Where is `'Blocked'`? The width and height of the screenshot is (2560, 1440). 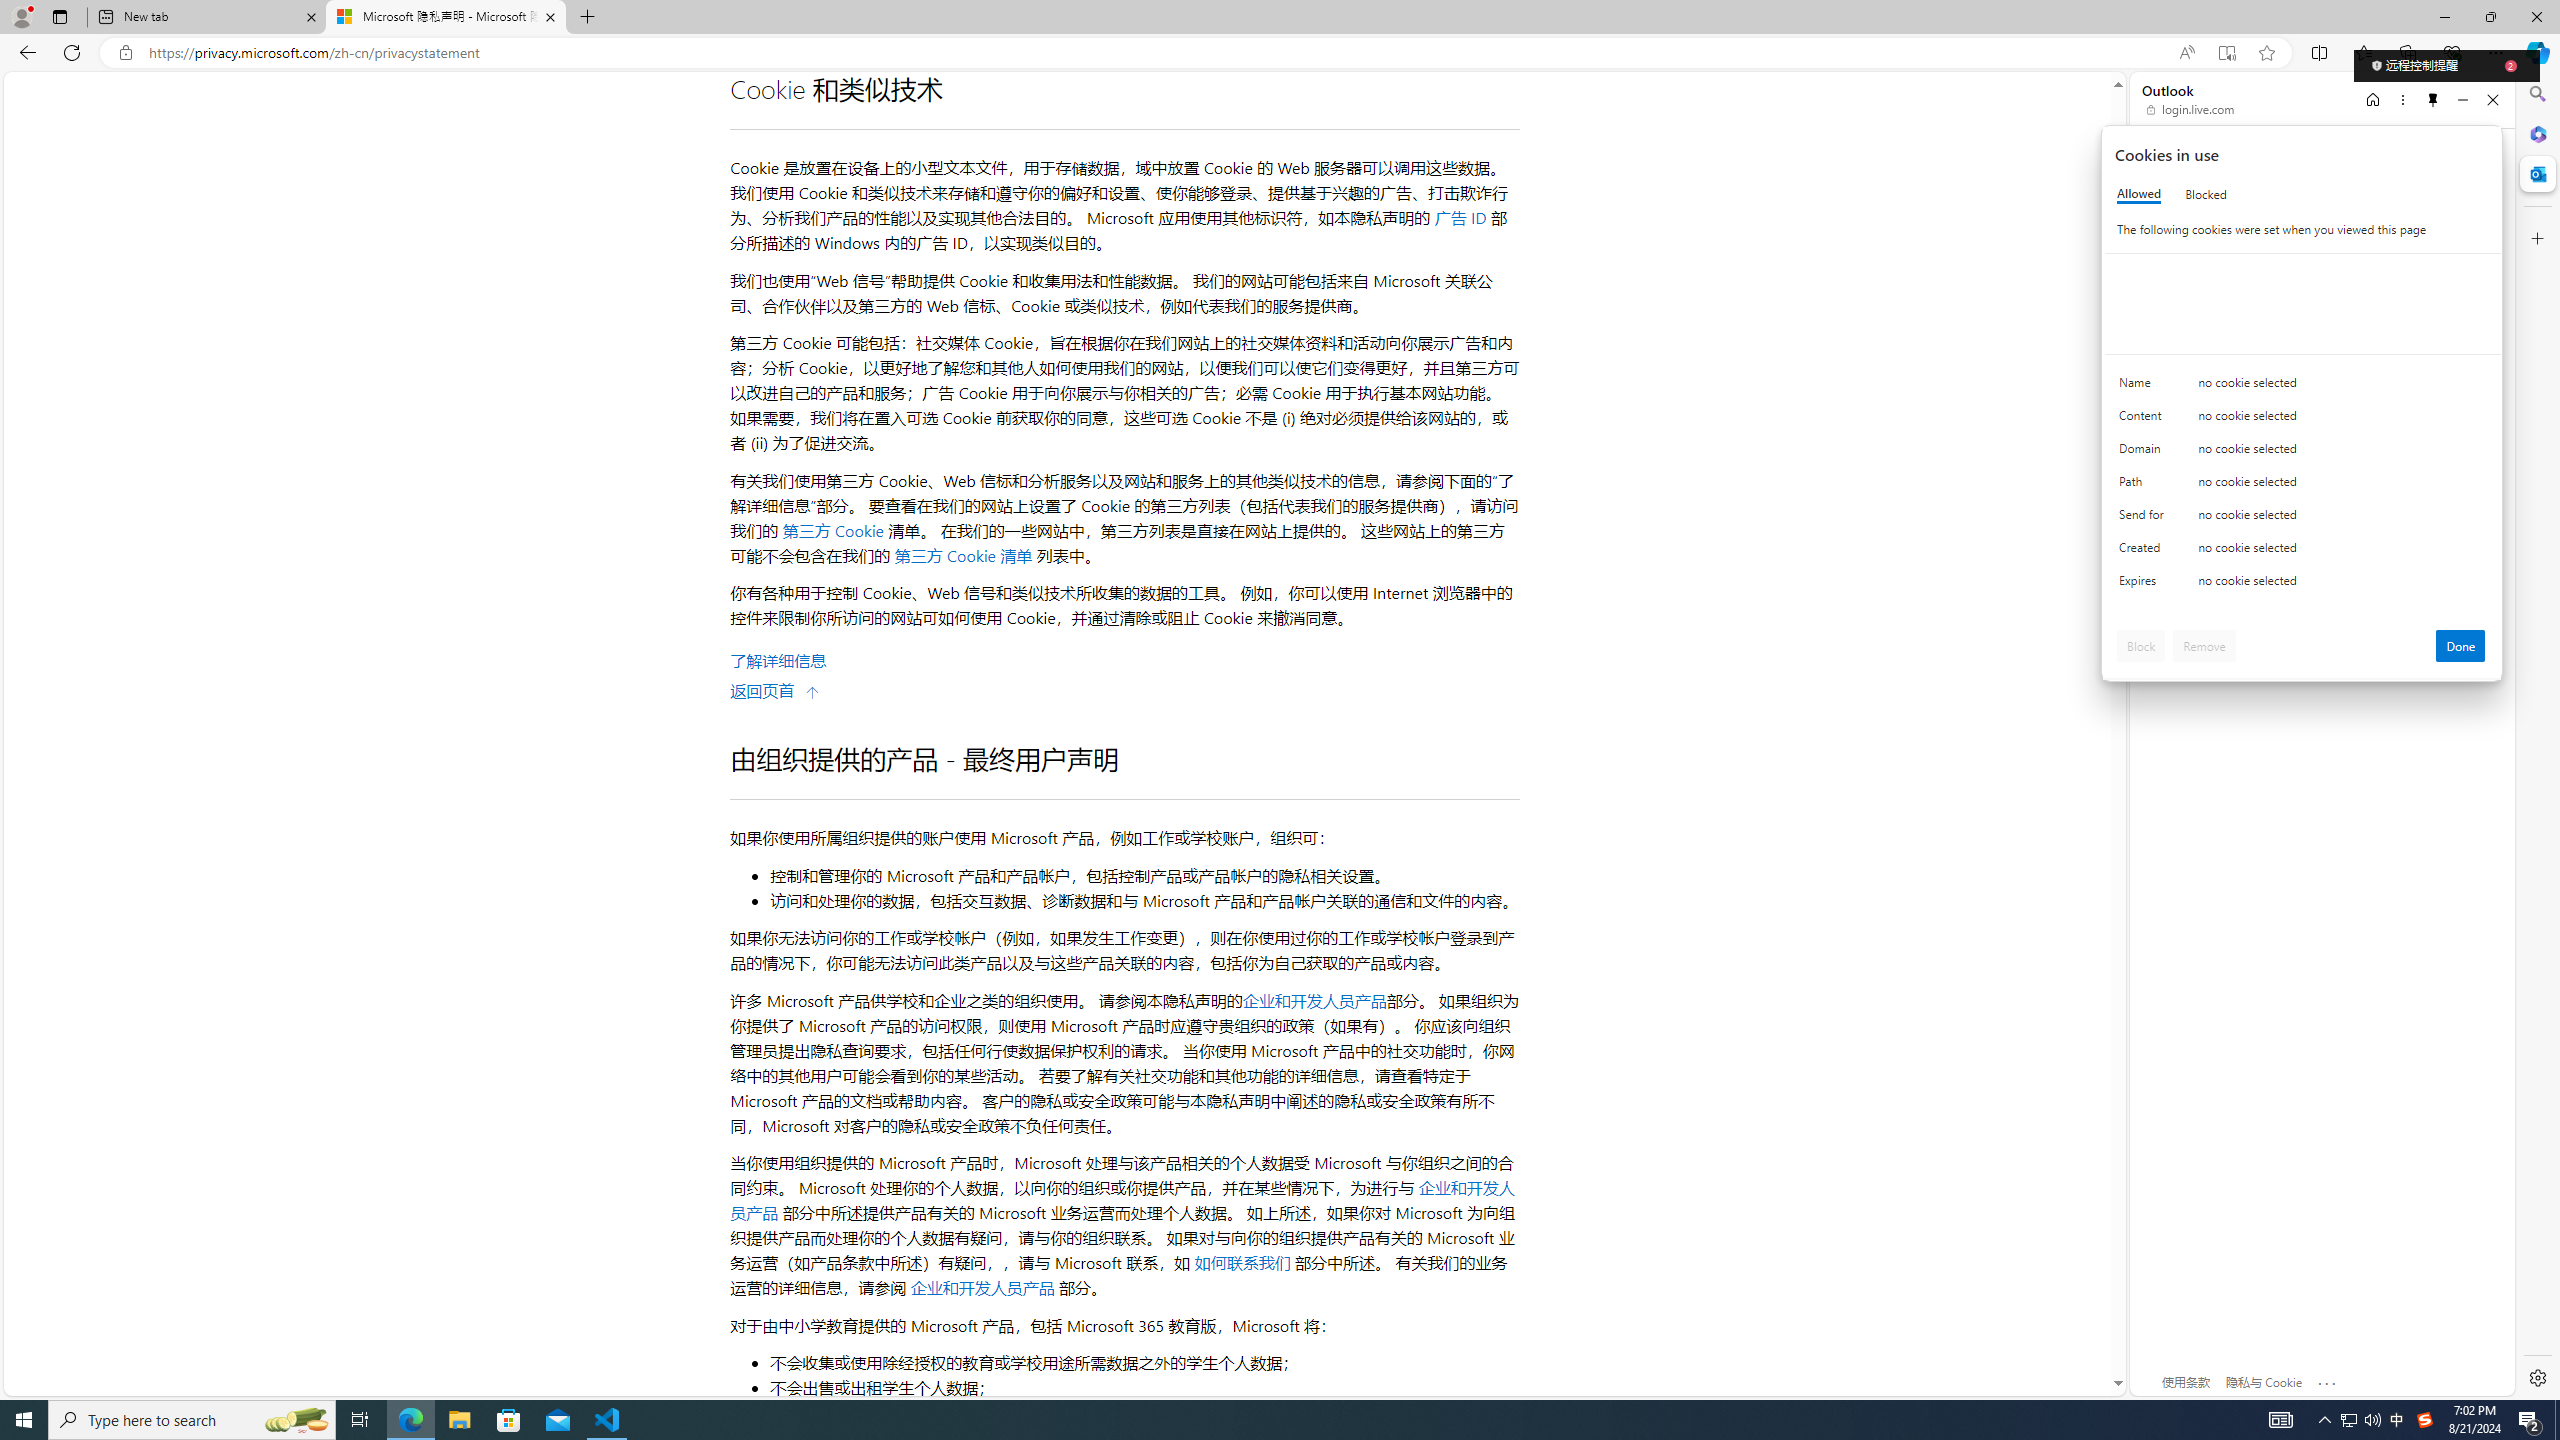
'Blocked' is located at coordinates (2205, 194).